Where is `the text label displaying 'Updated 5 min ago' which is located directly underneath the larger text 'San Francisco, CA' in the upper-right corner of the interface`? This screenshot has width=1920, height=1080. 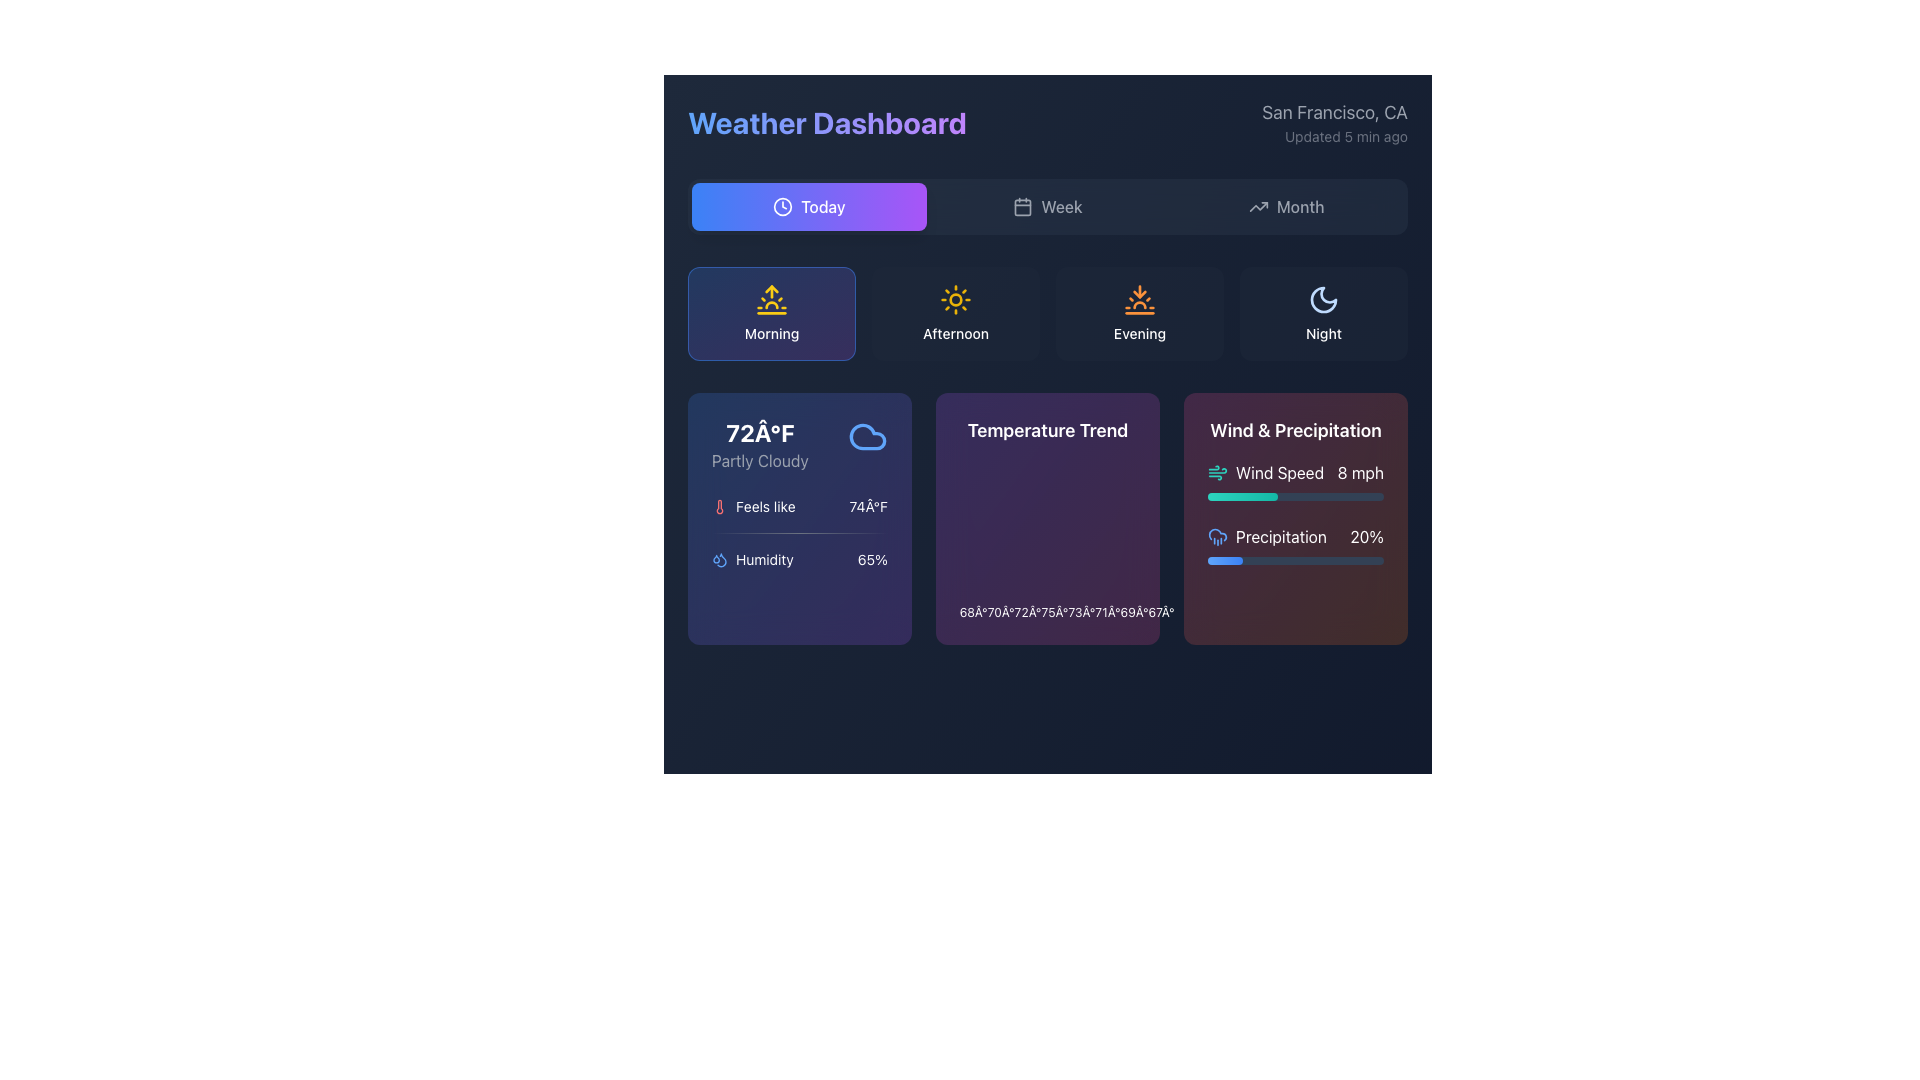 the text label displaying 'Updated 5 min ago' which is located directly underneath the larger text 'San Francisco, CA' in the upper-right corner of the interface is located at coordinates (1335, 136).